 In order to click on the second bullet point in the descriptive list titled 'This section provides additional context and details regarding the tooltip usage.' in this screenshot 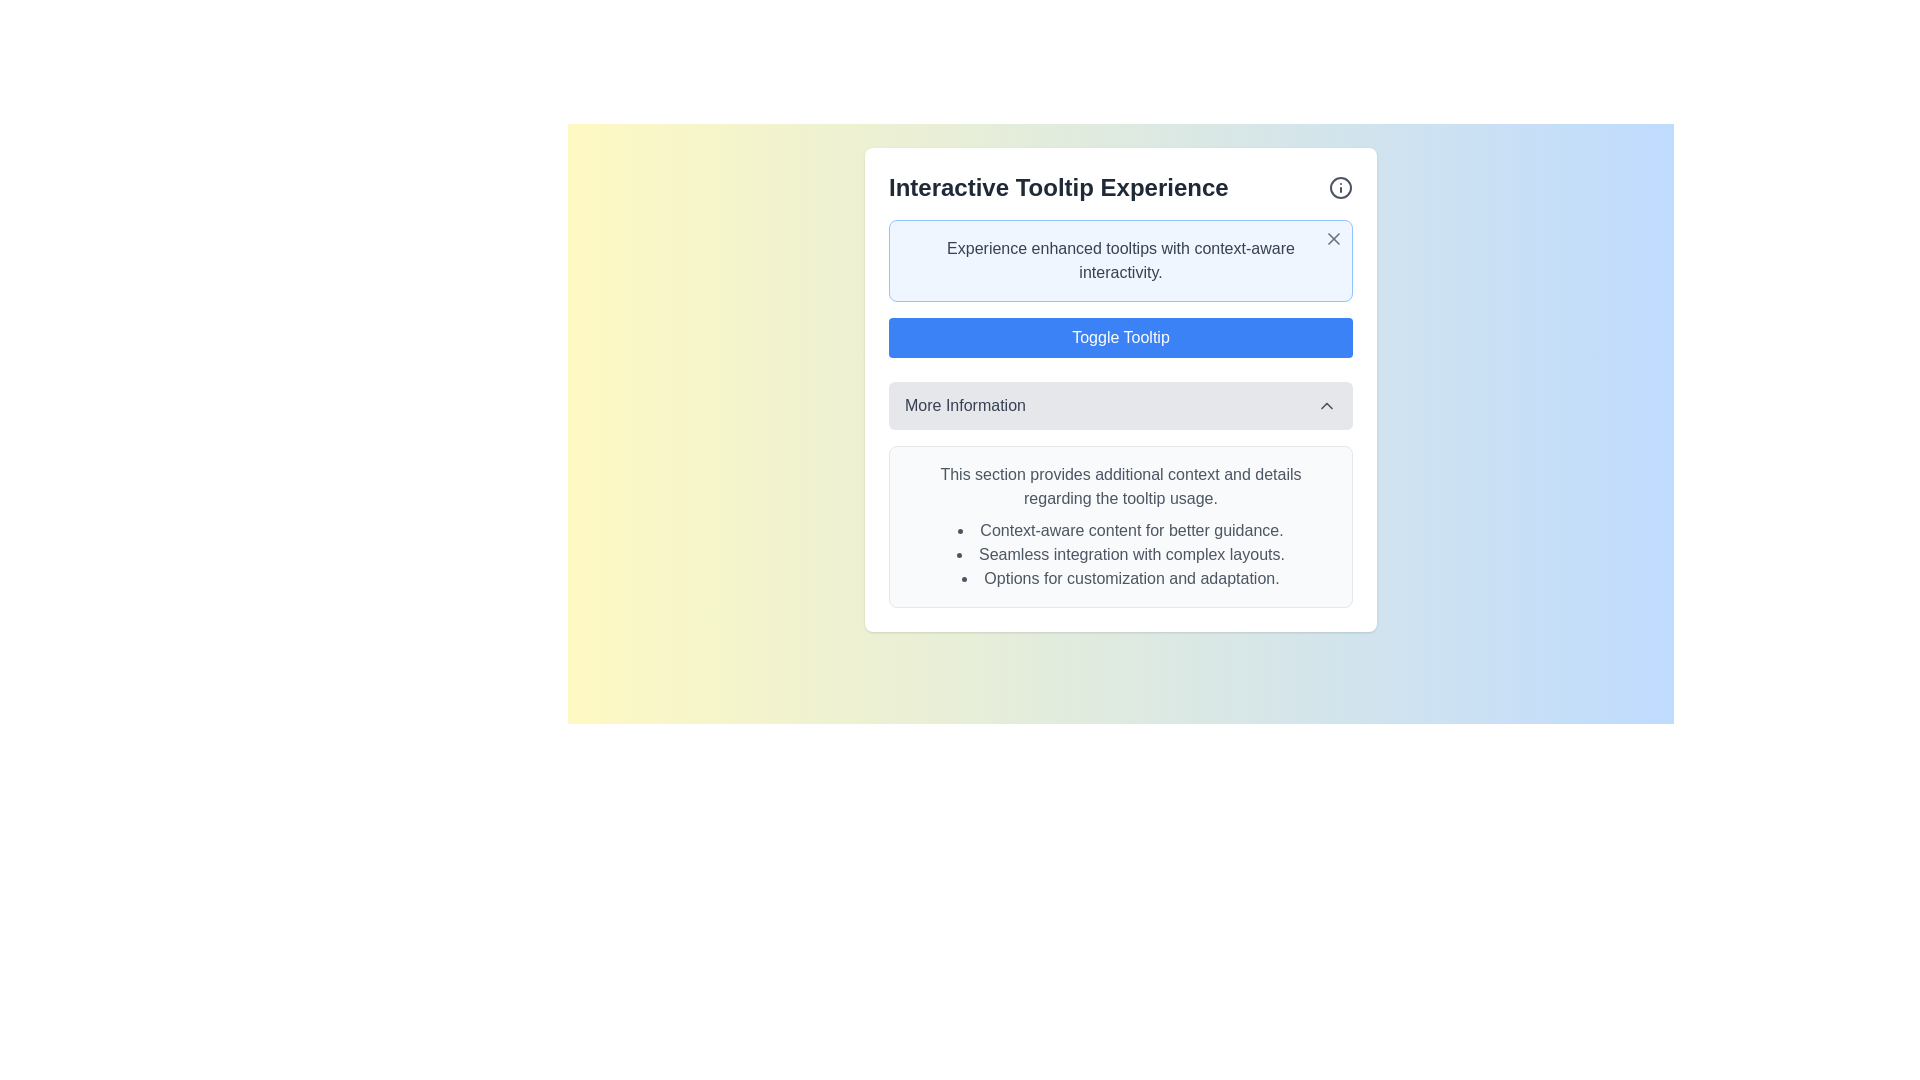, I will do `click(1121, 555)`.